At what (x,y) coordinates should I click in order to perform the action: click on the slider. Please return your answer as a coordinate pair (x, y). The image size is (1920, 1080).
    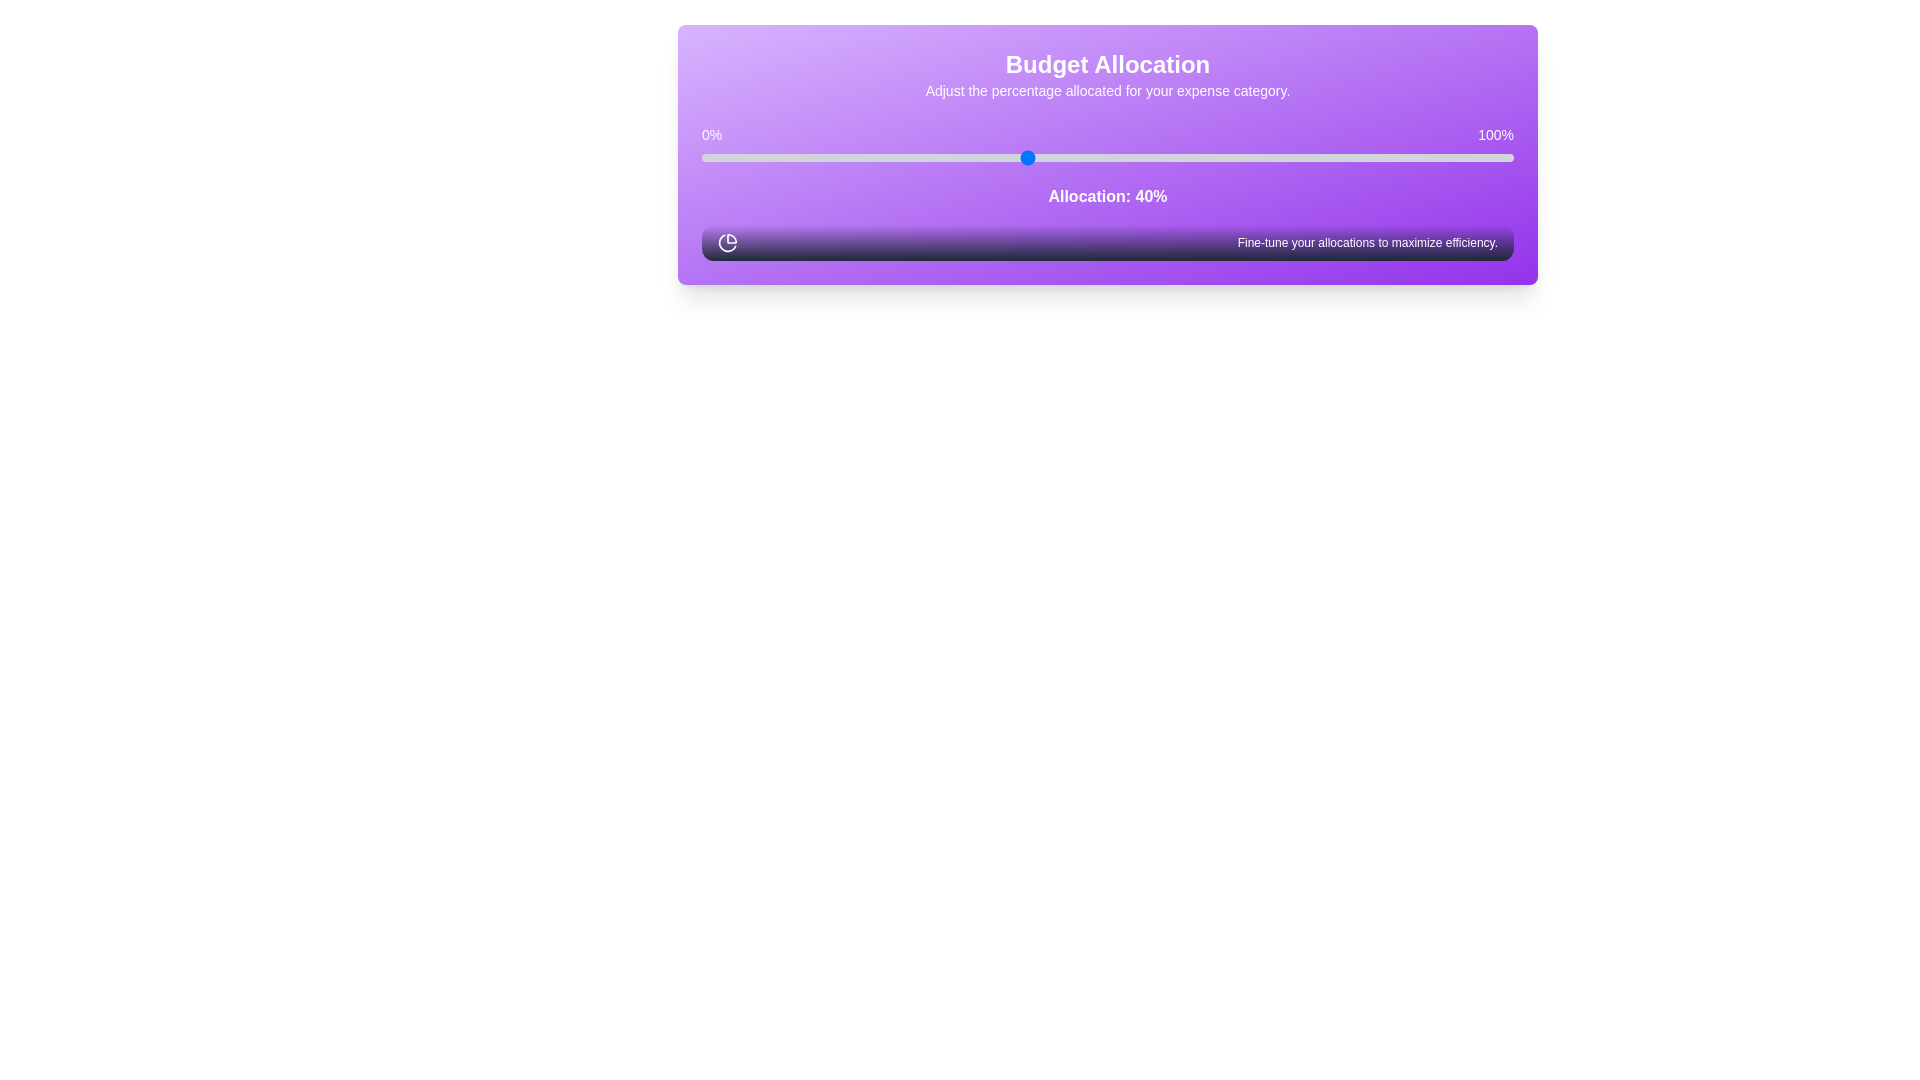
    Looking at the image, I should click on (1002, 157).